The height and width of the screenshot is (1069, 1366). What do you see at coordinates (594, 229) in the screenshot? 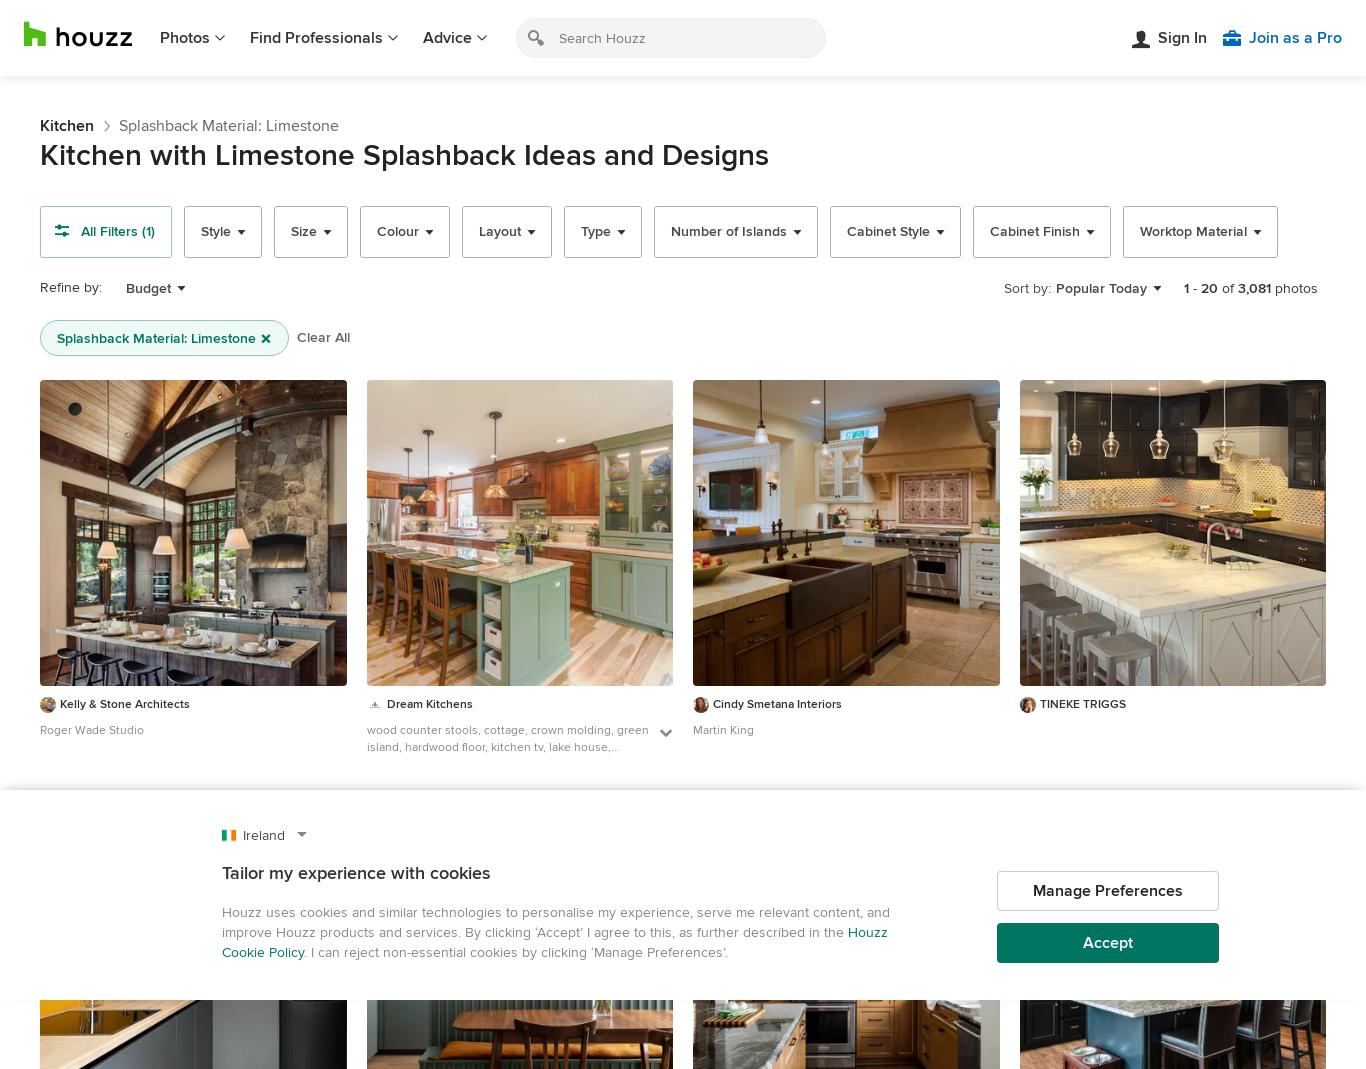
I see `'Type'` at bounding box center [594, 229].